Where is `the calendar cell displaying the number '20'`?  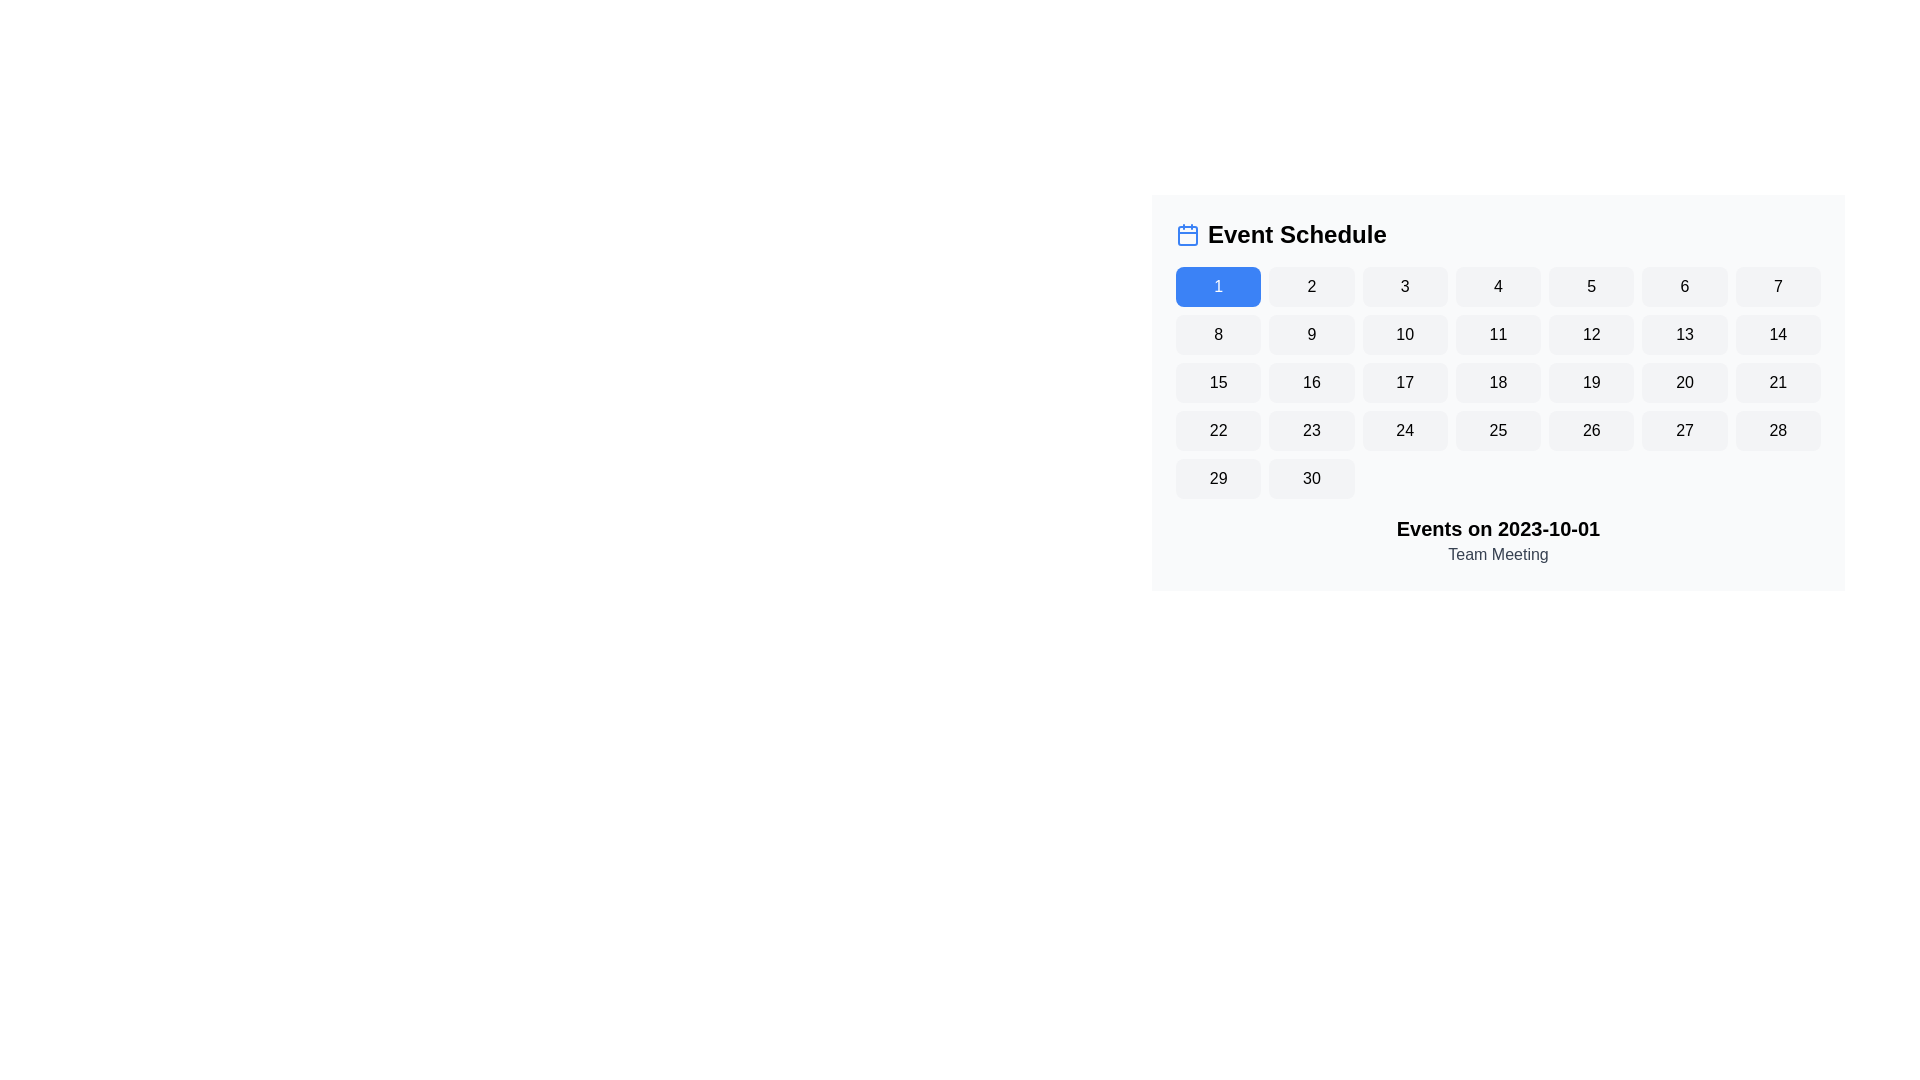
the calendar cell displaying the number '20' is located at coordinates (1683, 382).